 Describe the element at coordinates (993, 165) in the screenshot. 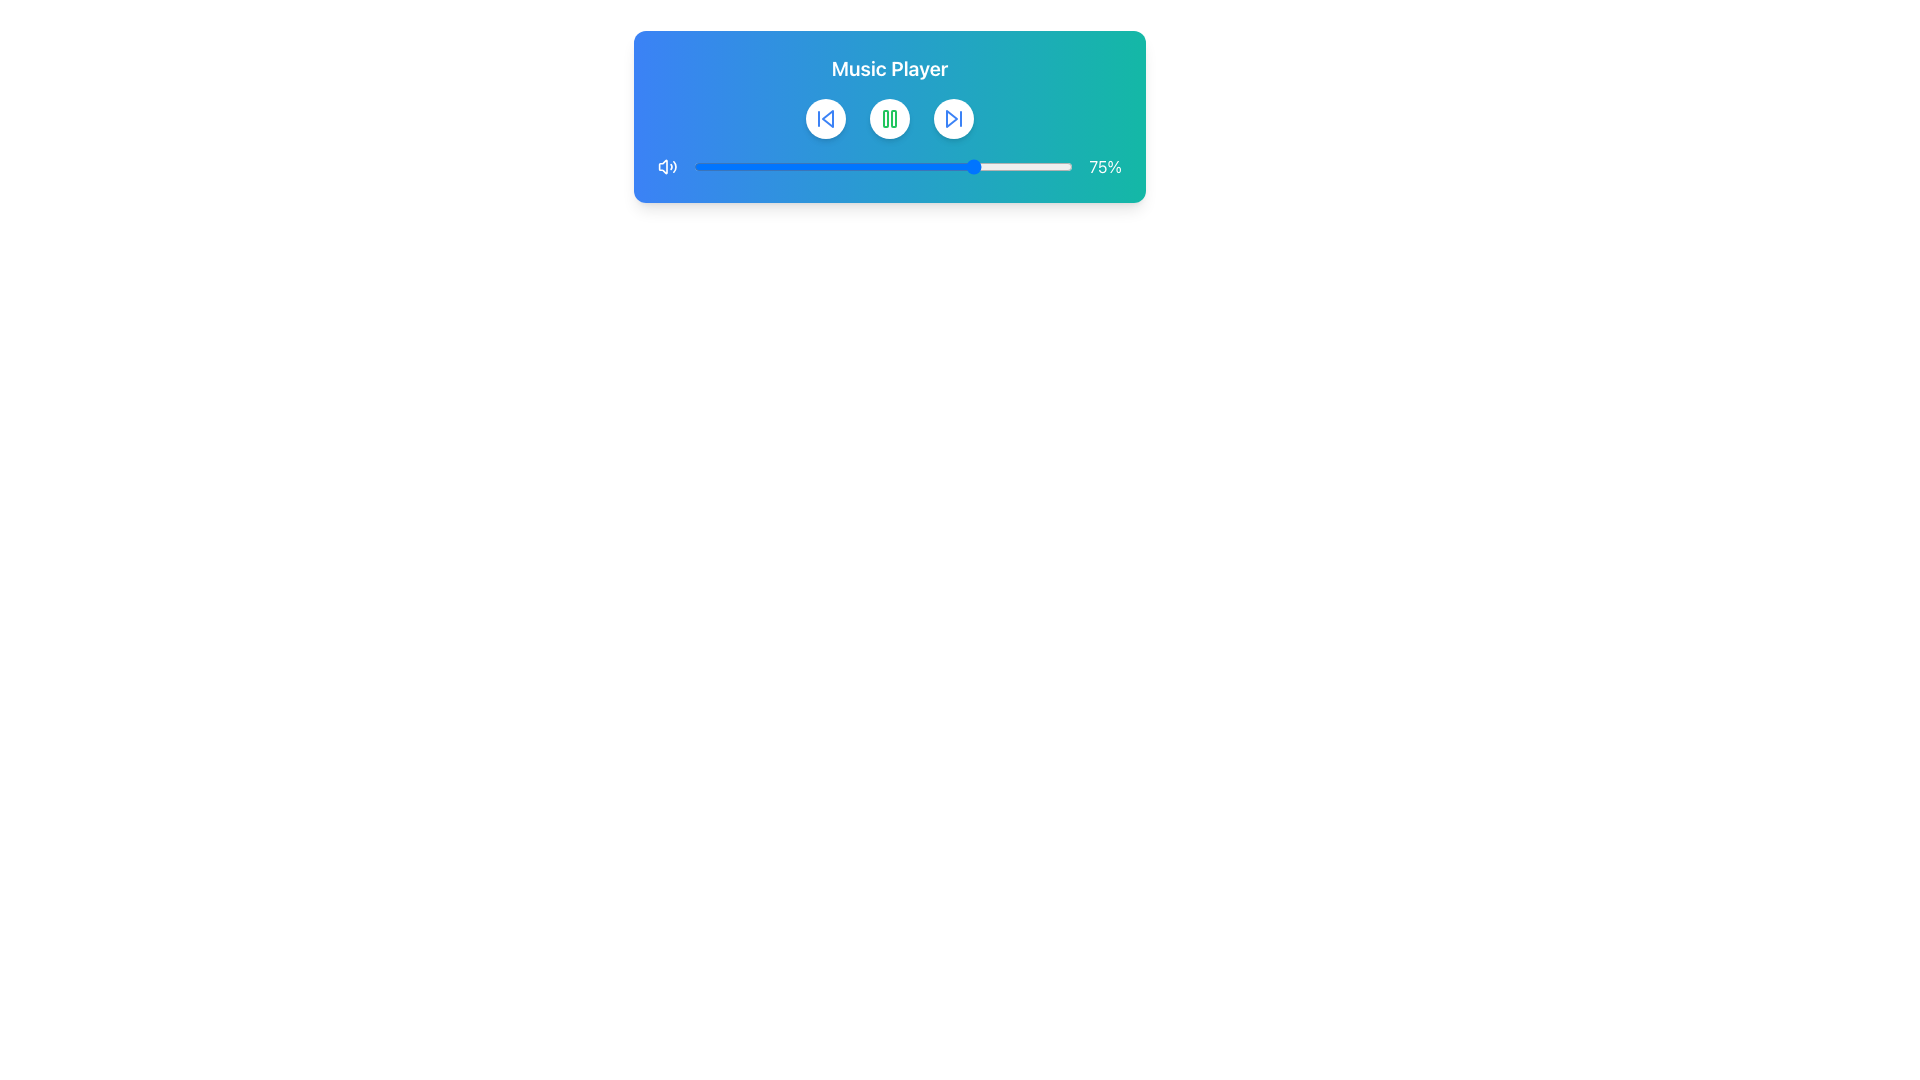

I see `the volume level` at that location.